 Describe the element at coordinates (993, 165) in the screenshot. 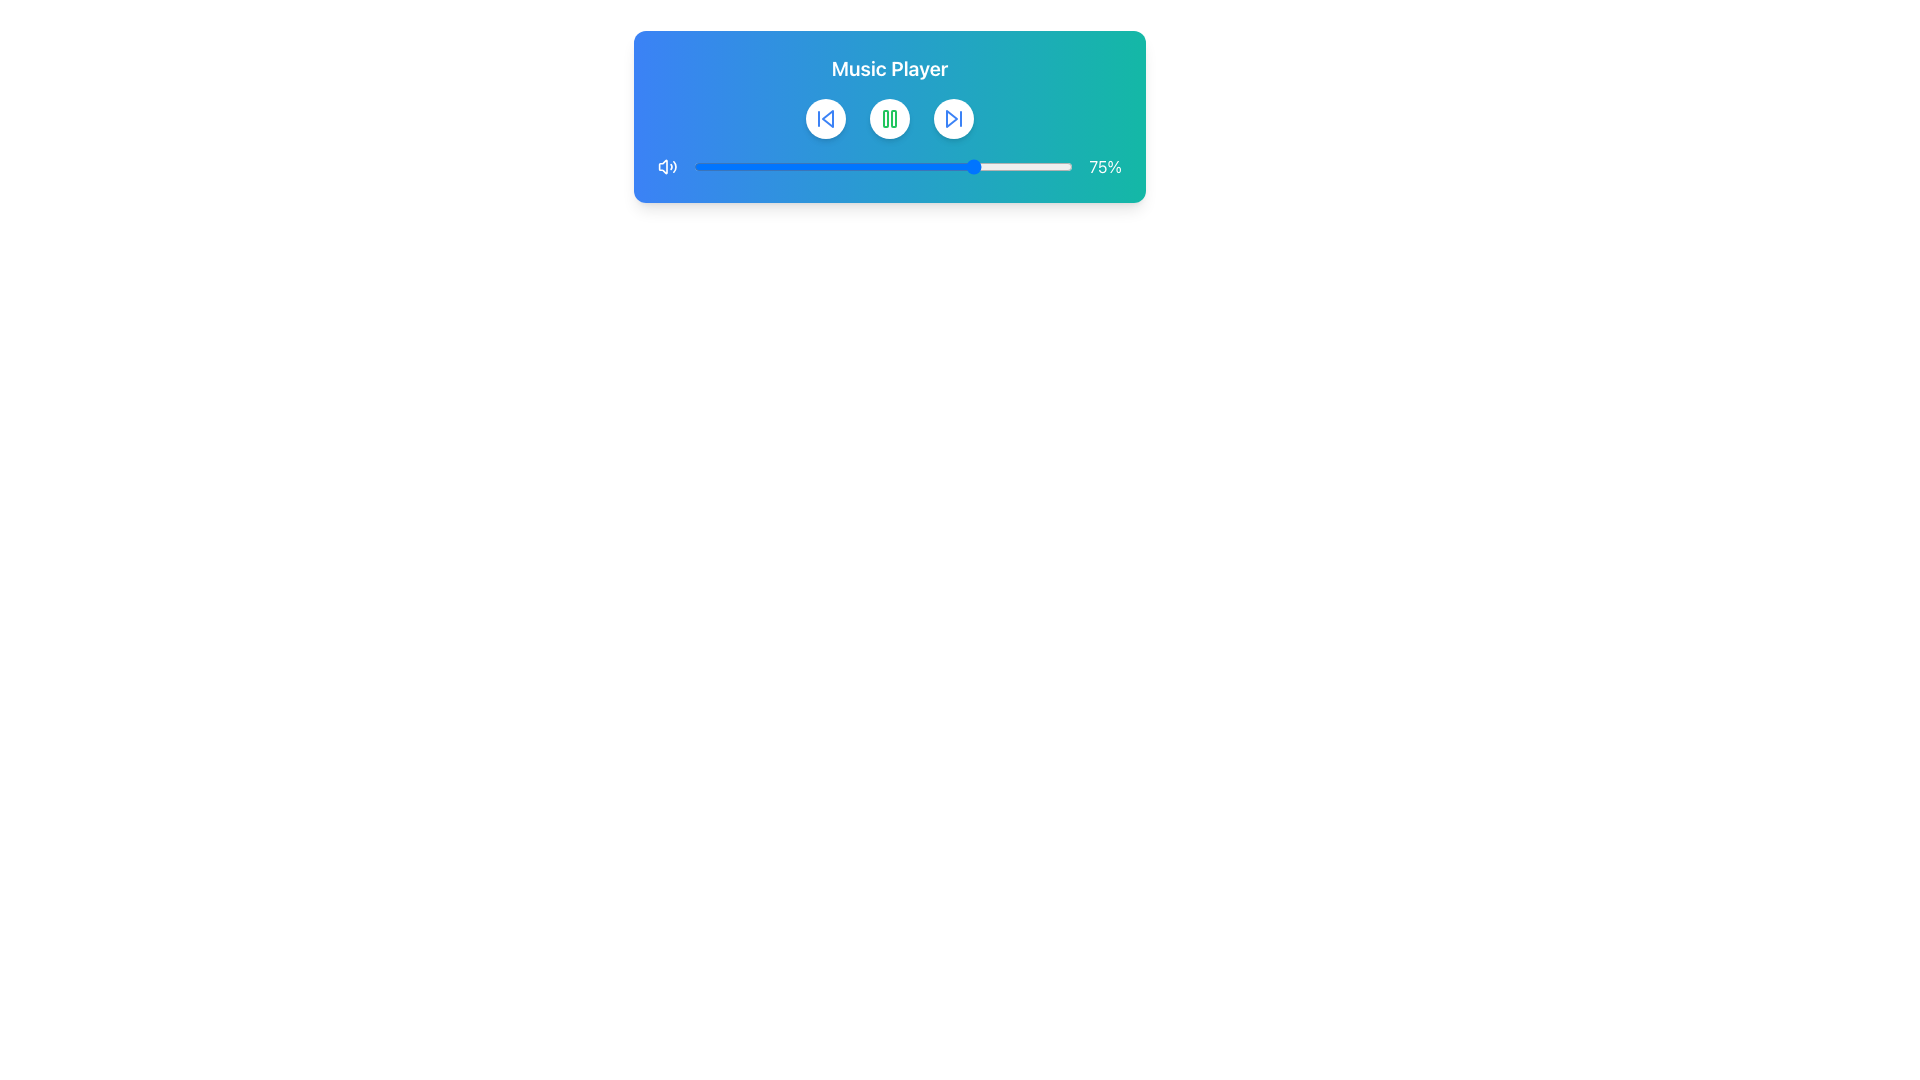

I see `the volume level` at that location.